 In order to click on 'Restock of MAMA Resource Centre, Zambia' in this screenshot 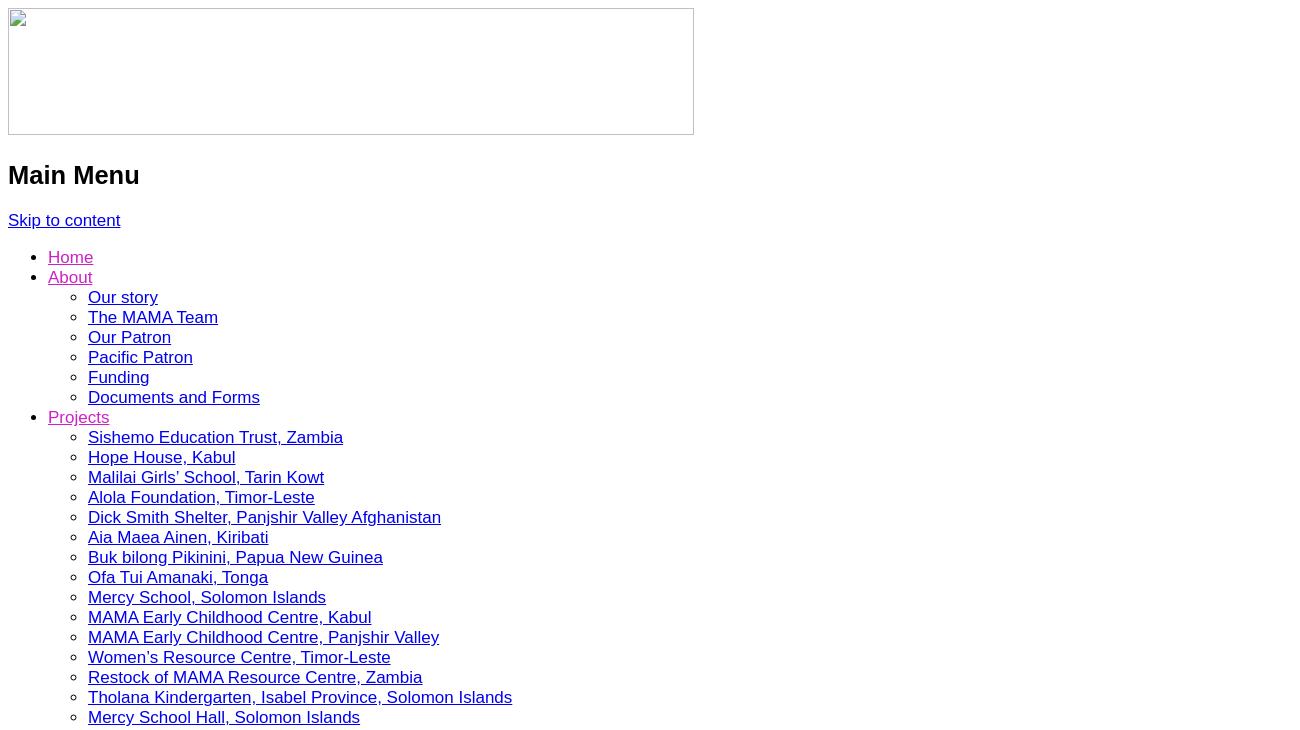, I will do `click(254, 677)`.